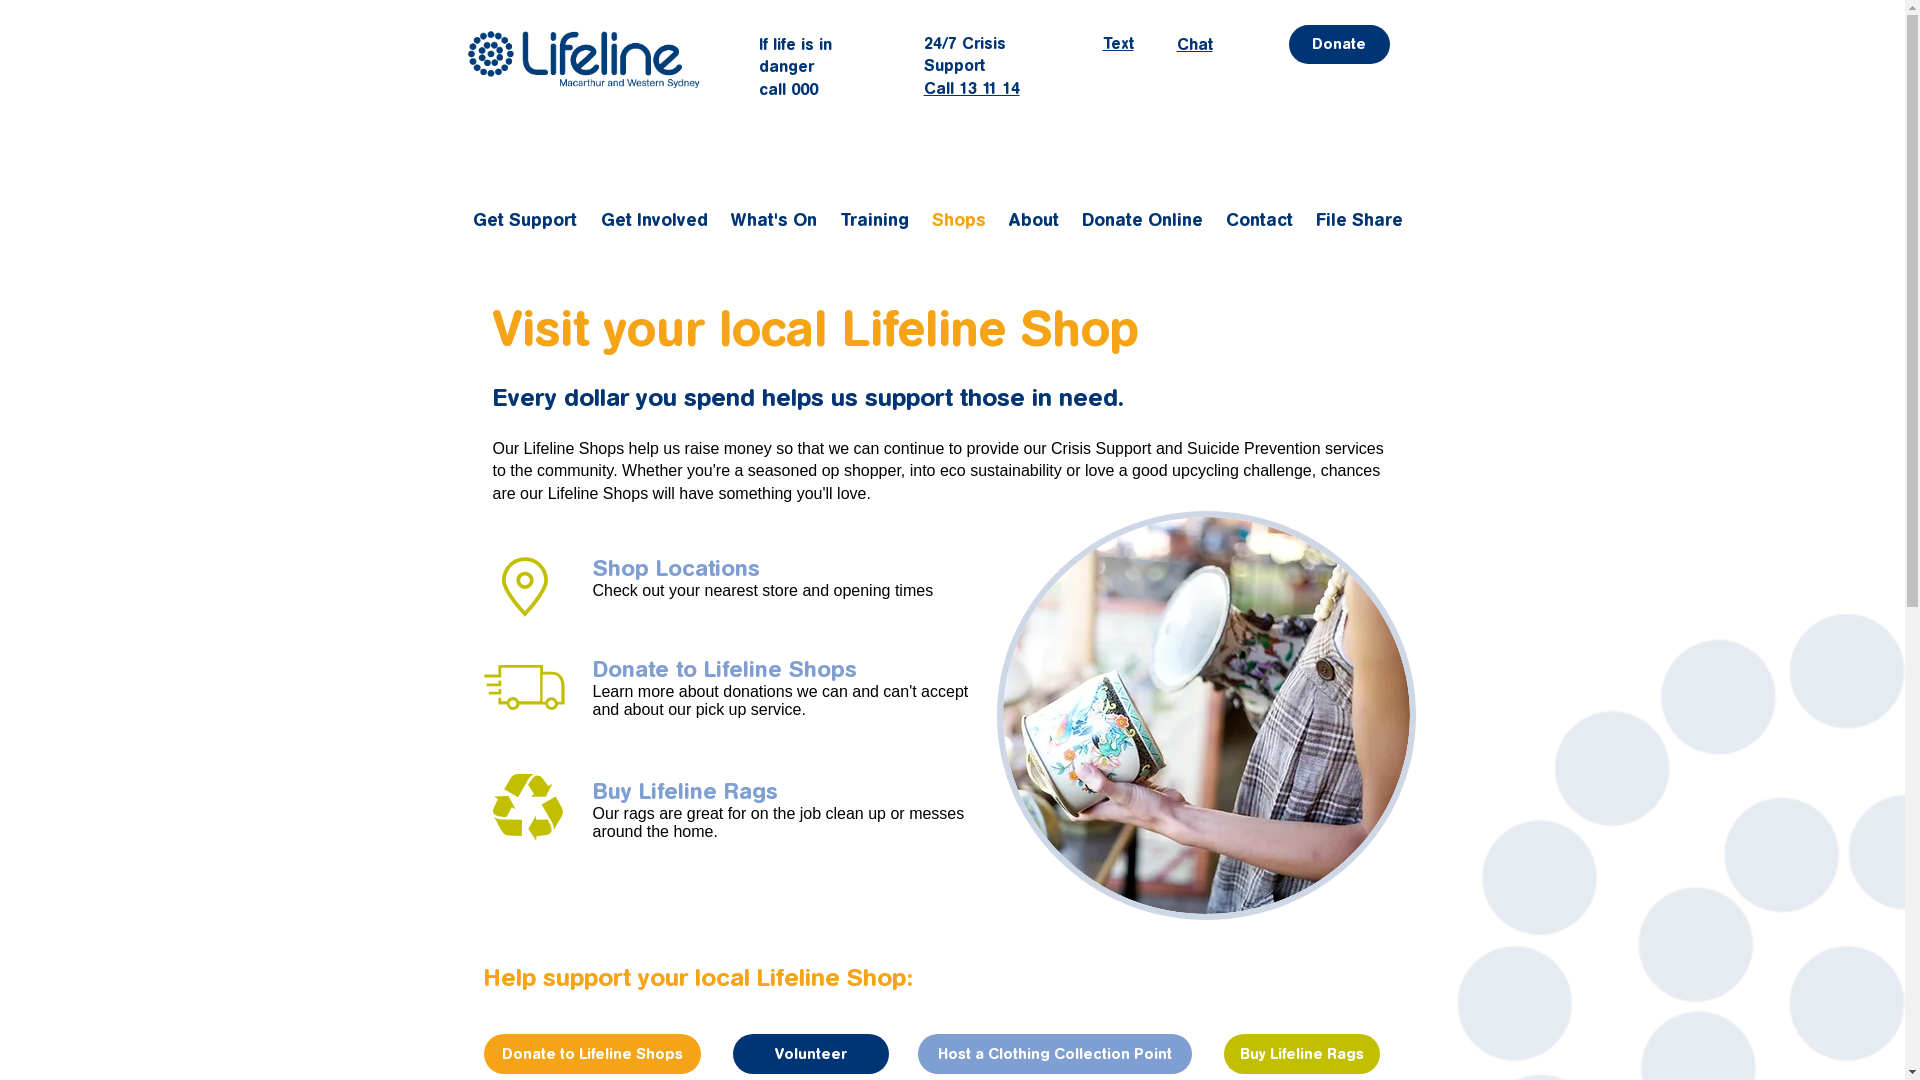  What do you see at coordinates (810, 1052) in the screenshot?
I see `'Volunteer'` at bounding box center [810, 1052].